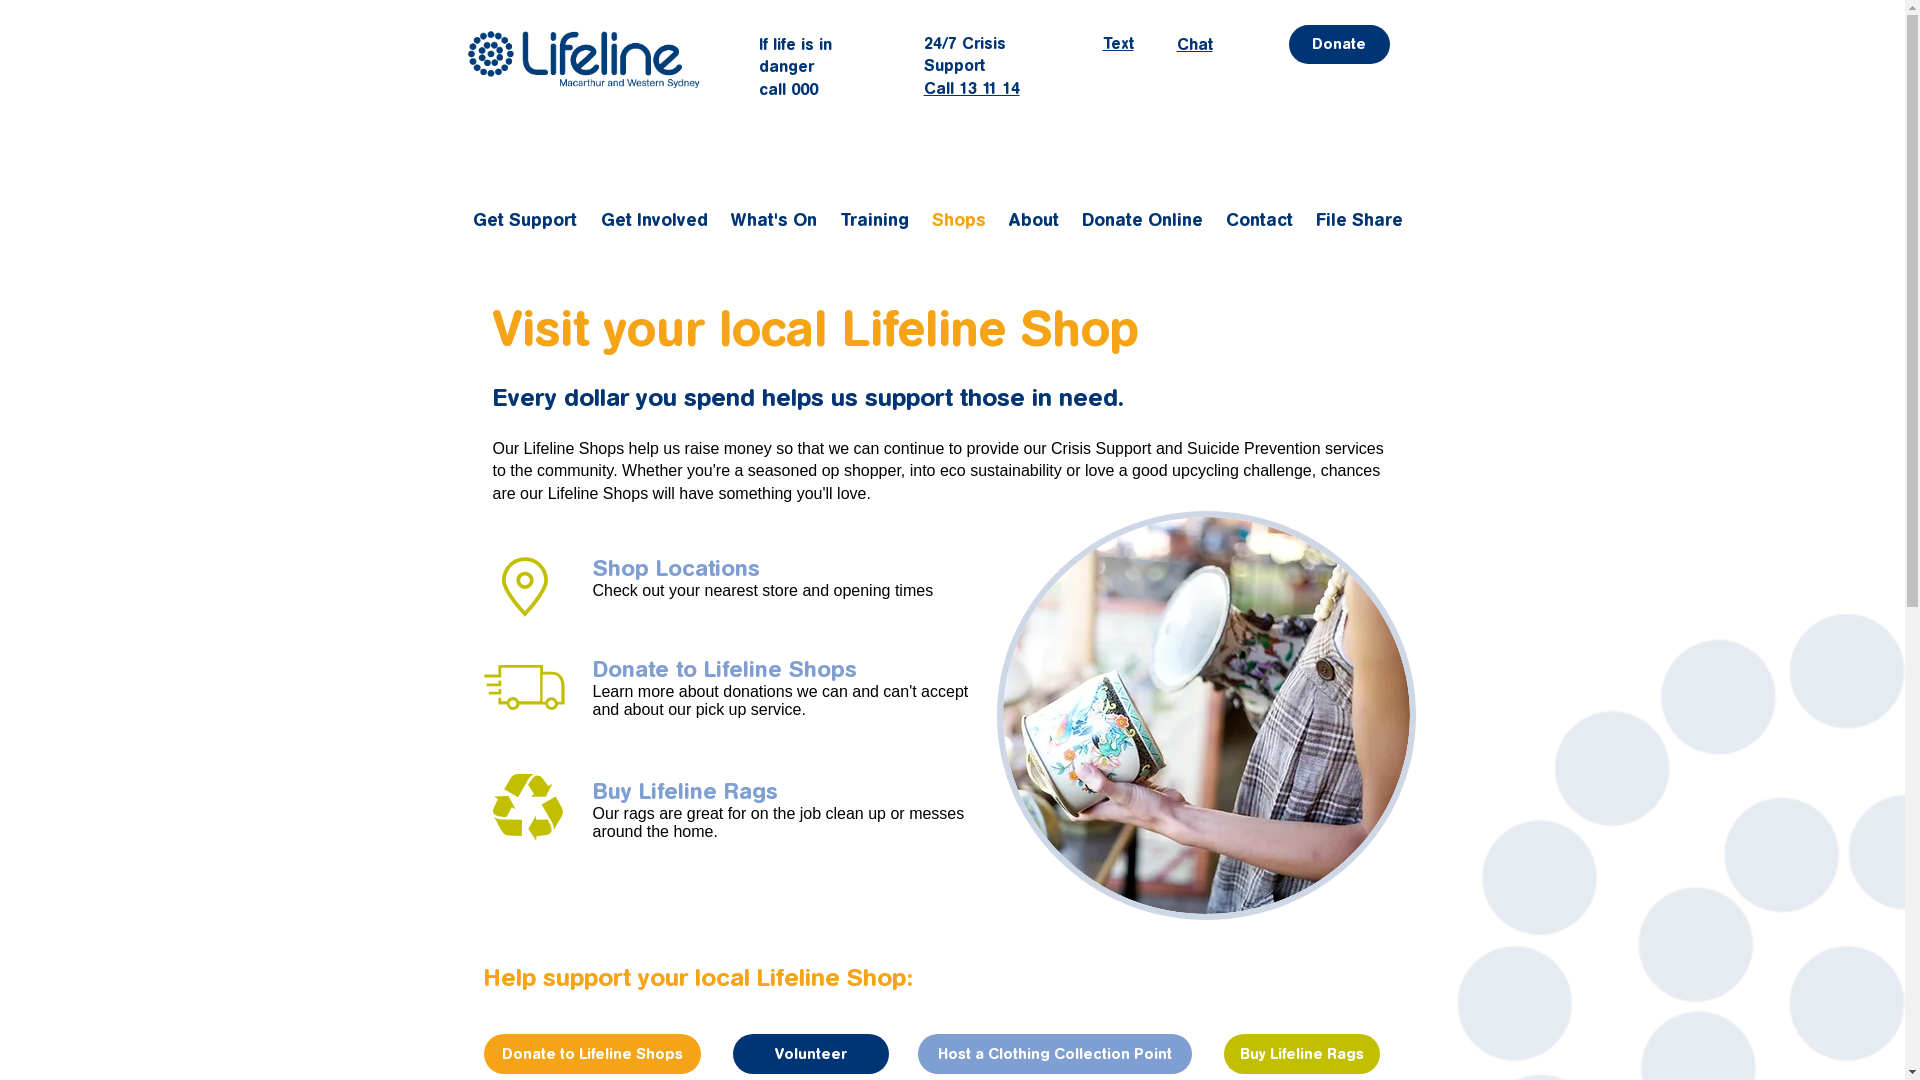  What do you see at coordinates (810, 1052) in the screenshot?
I see `'Volunteer'` at bounding box center [810, 1052].